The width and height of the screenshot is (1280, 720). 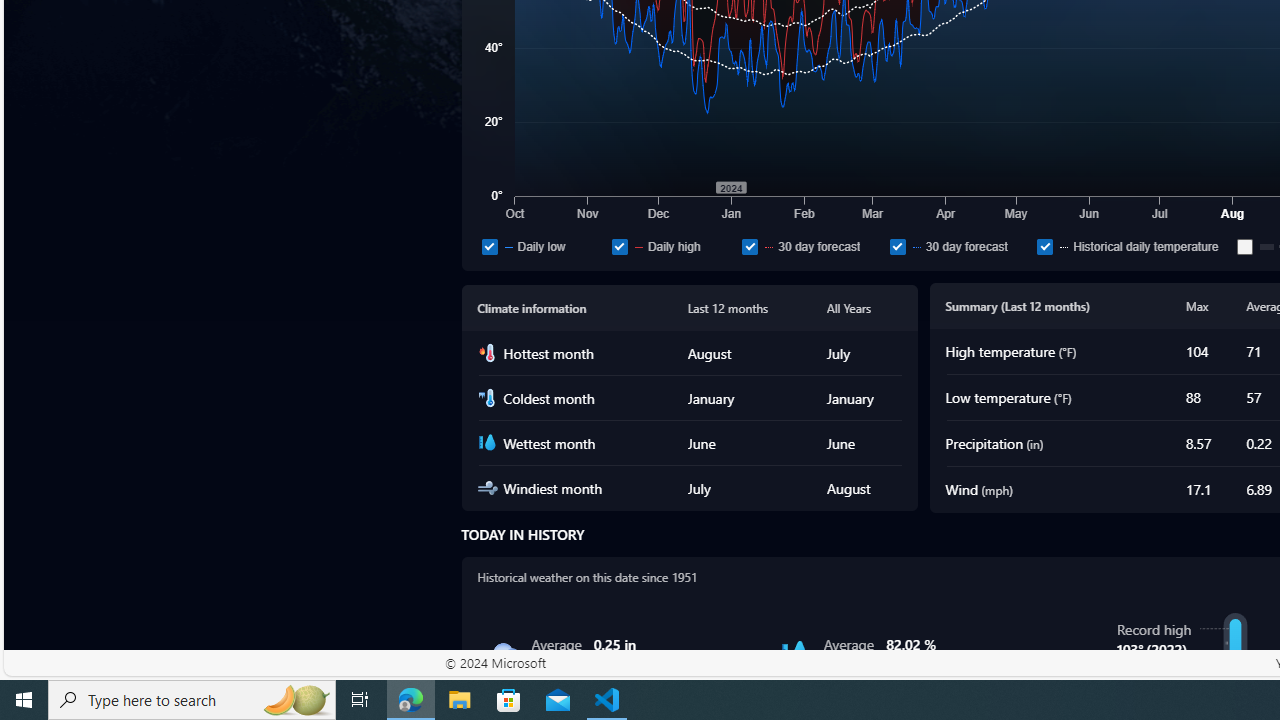 I want to click on 'Daily high', so click(x=672, y=245).